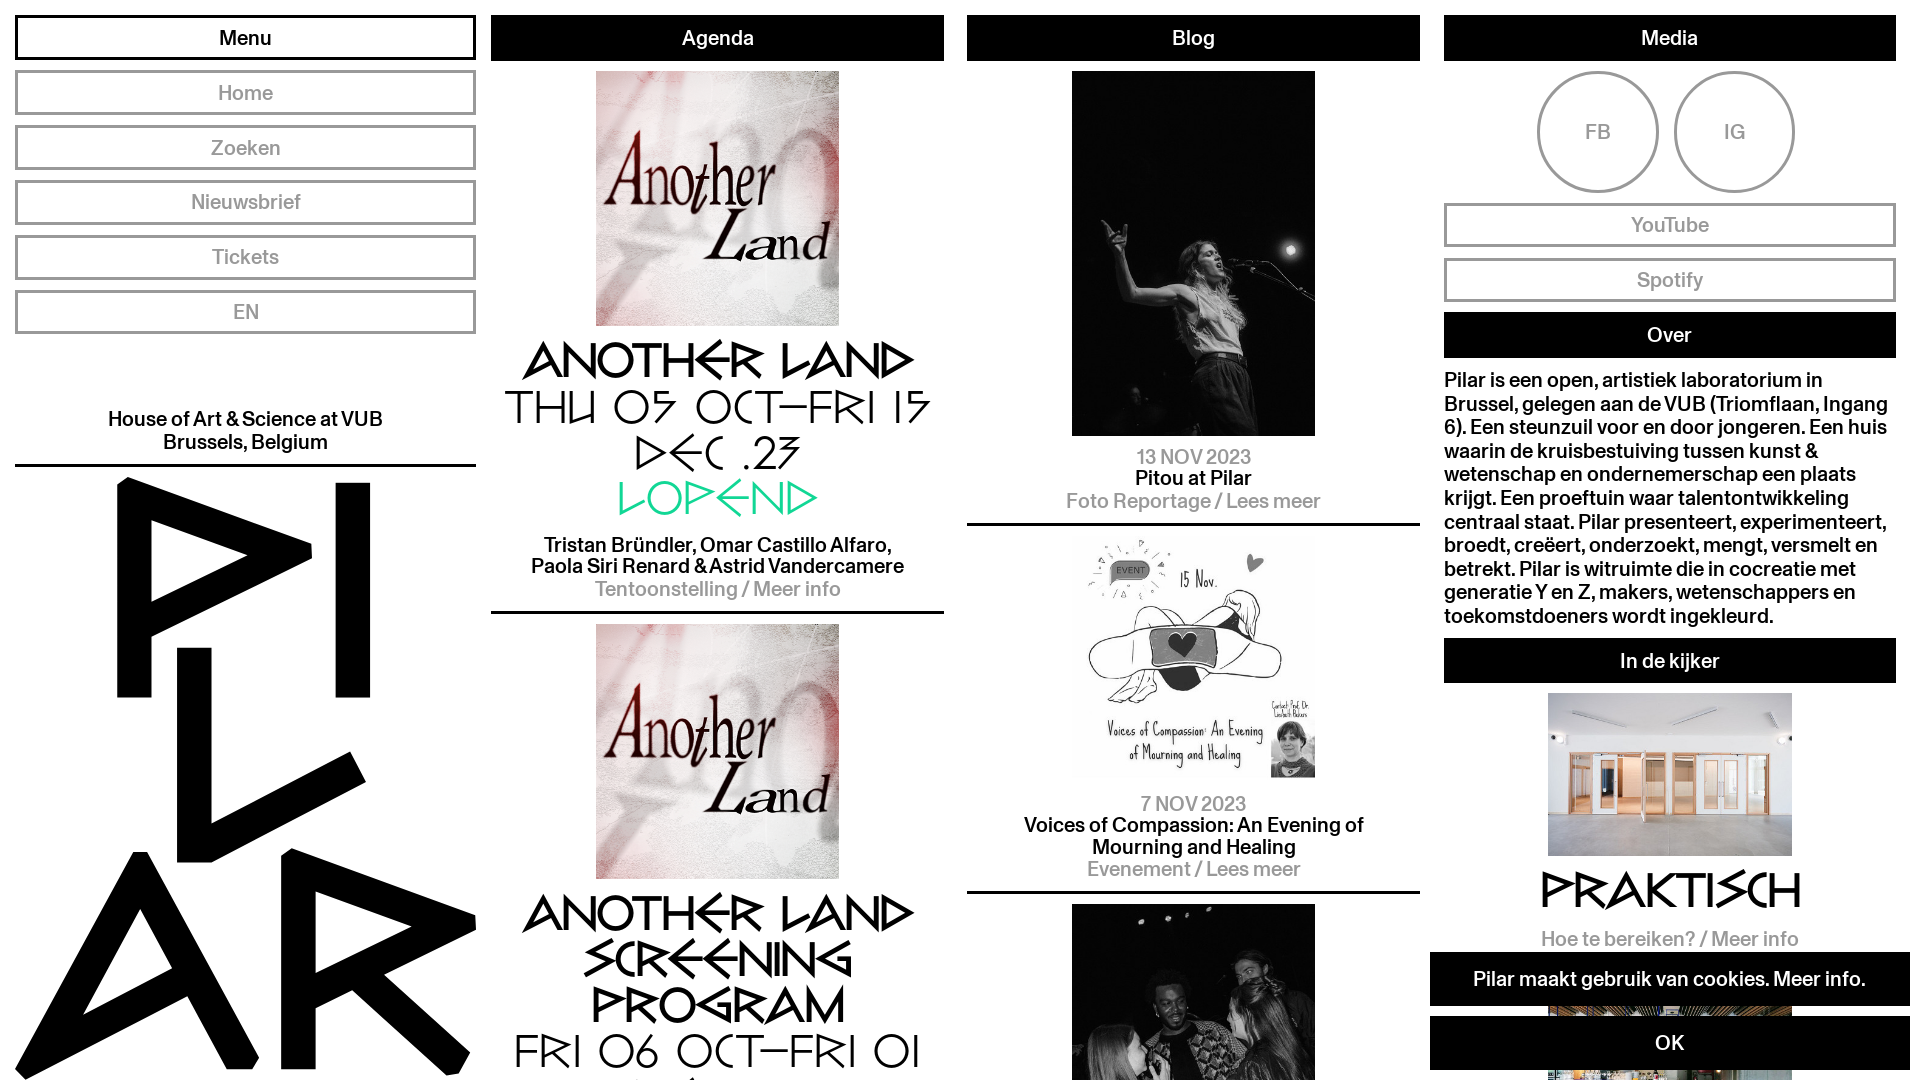 The width and height of the screenshot is (1920, 1080). What do you see at coordinates (244, 256) in the screenshot?
I see `'Tickets'` at bounding box center [244, 256].